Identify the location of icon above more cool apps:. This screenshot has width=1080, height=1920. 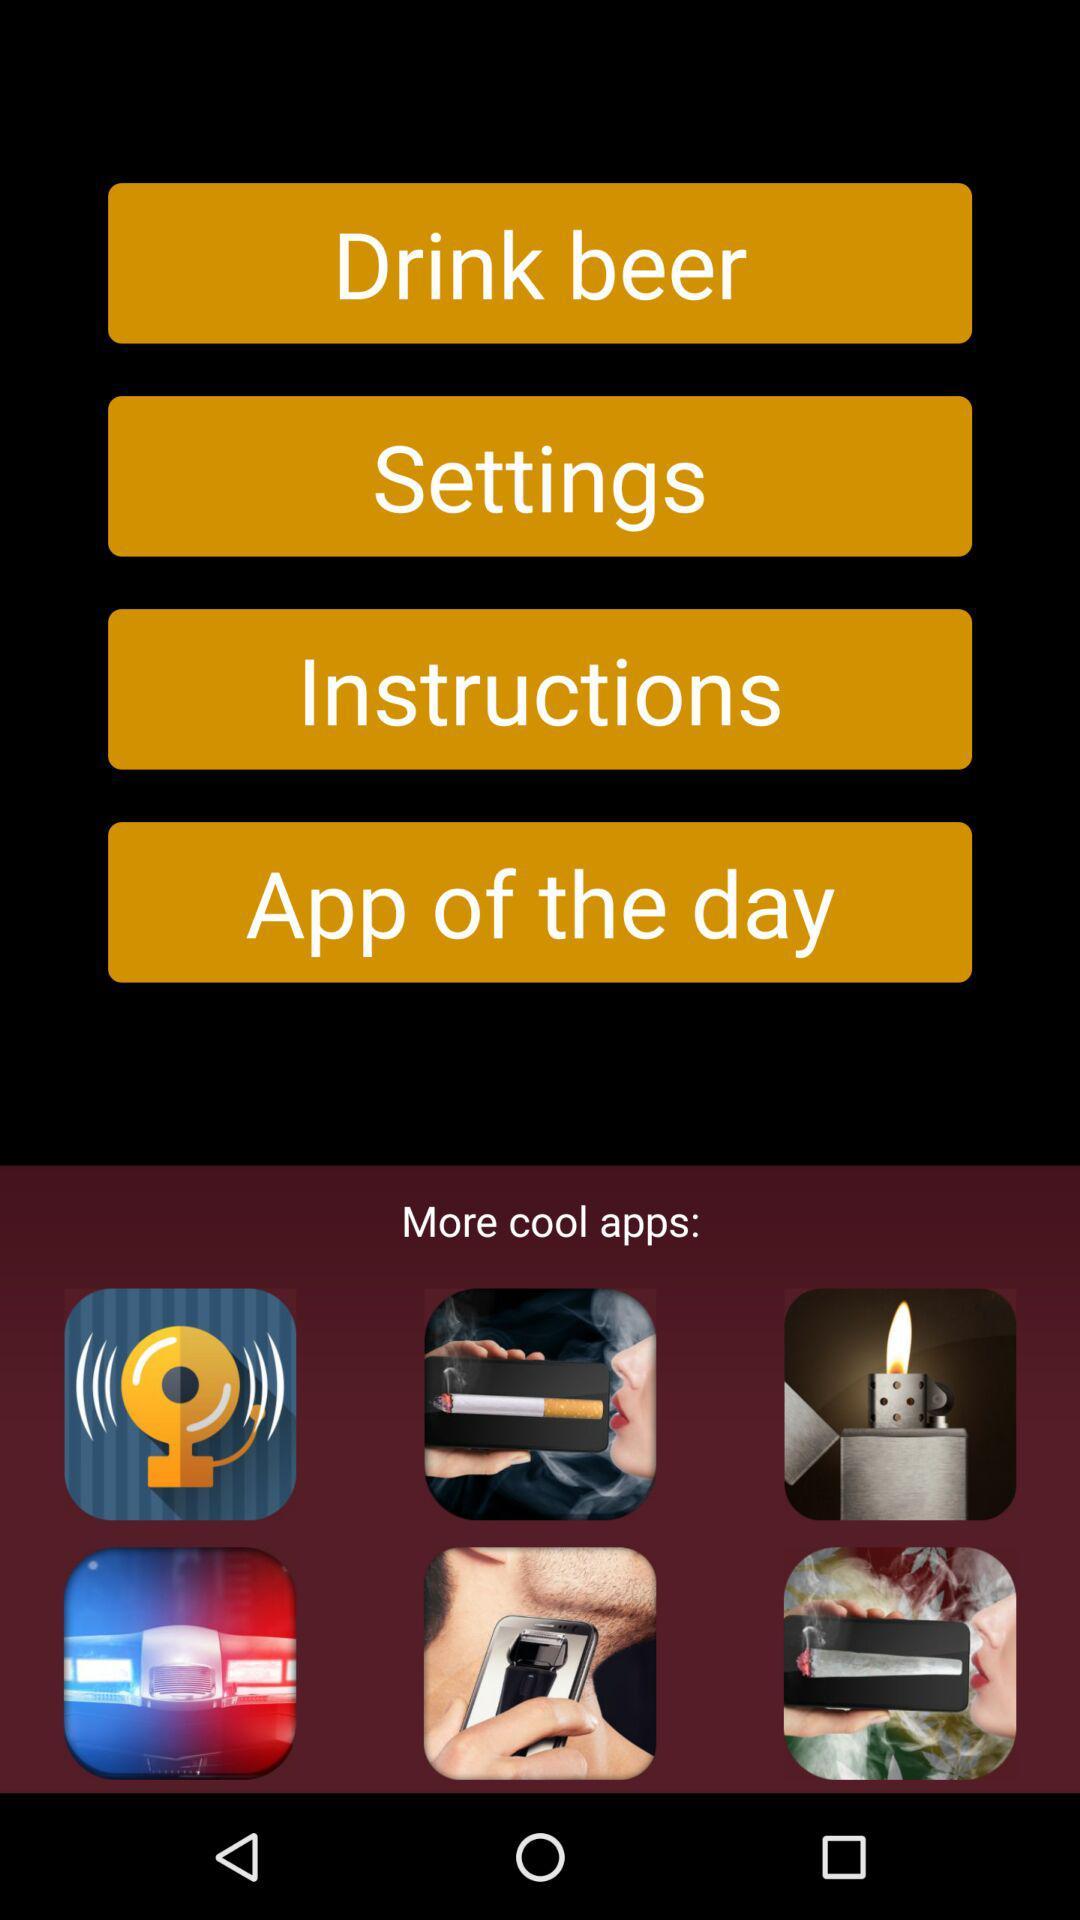
(540, 901).